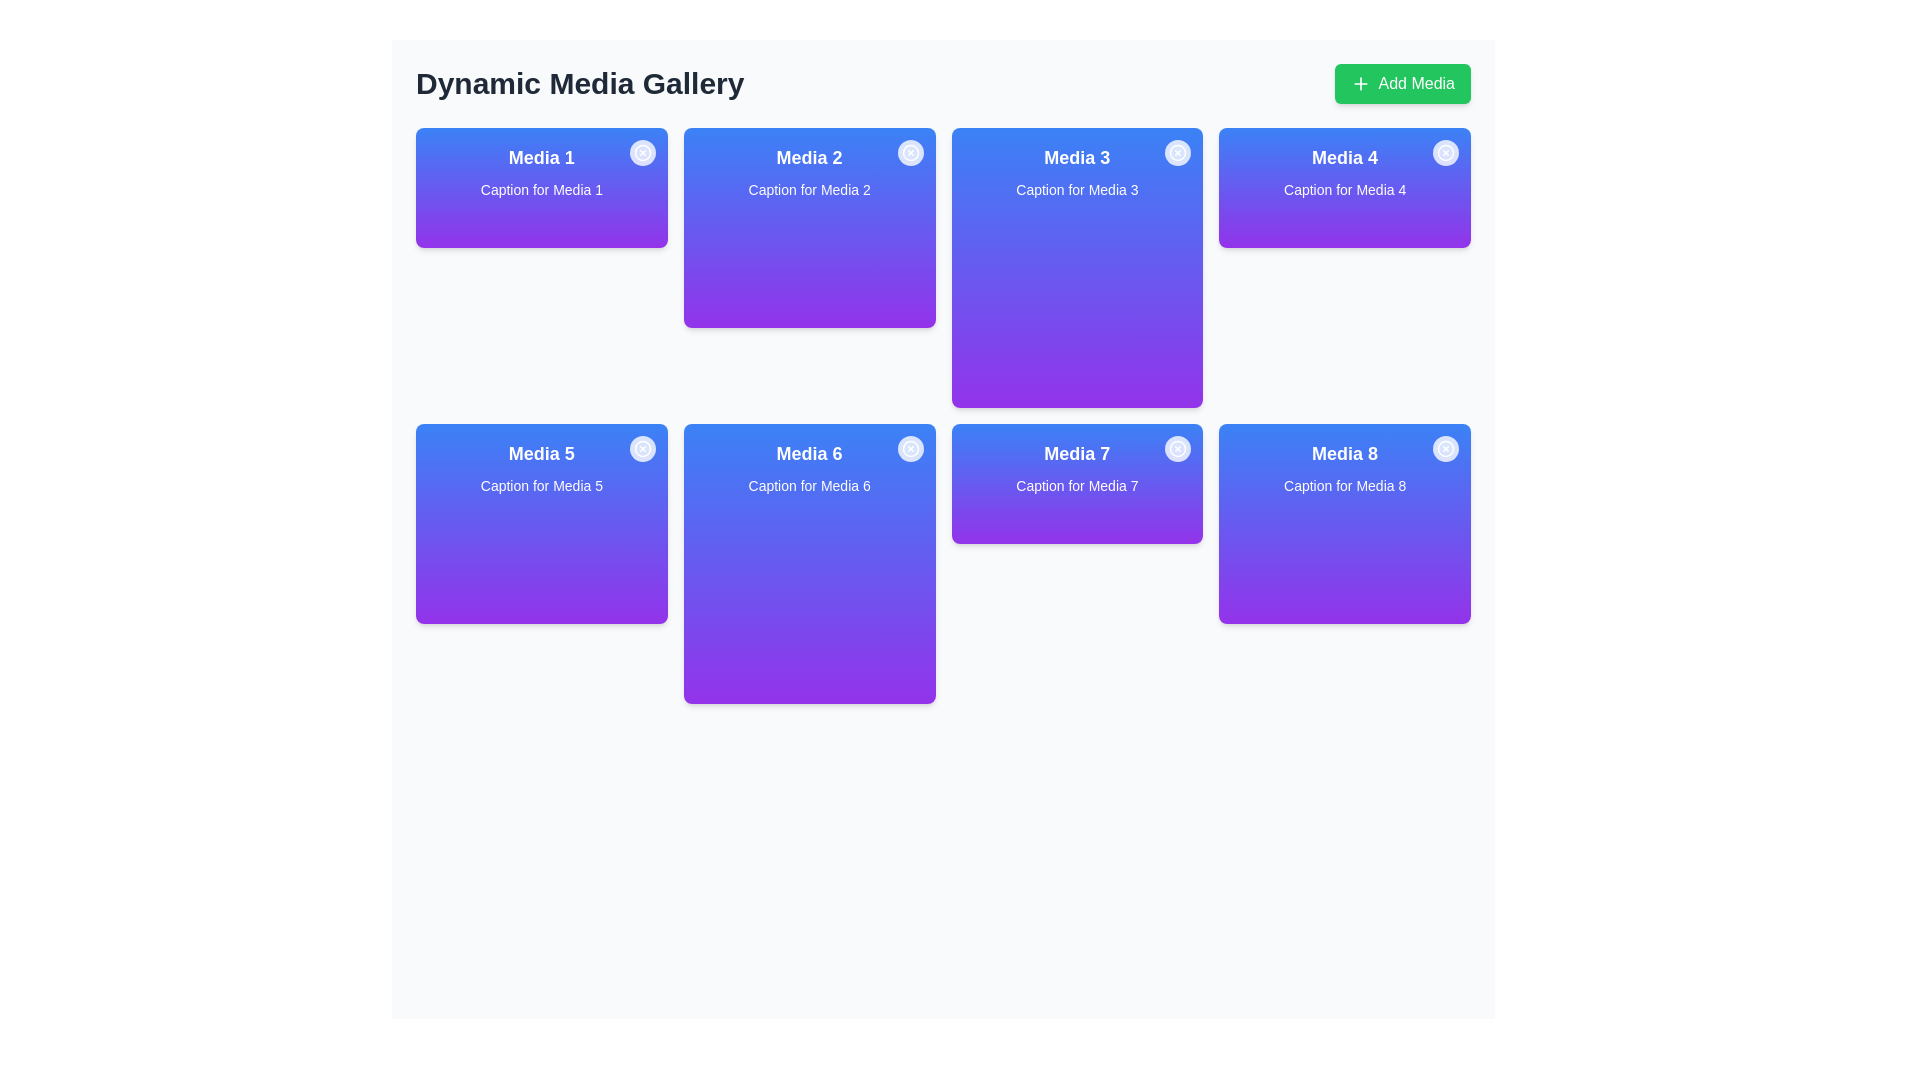 This screenshot has width=1920, height=1080. I want to click on the Circle SVG graphical element that serves as the background for the close icon in the top-right corner of the 'Media 6' card, so click(909, 447).